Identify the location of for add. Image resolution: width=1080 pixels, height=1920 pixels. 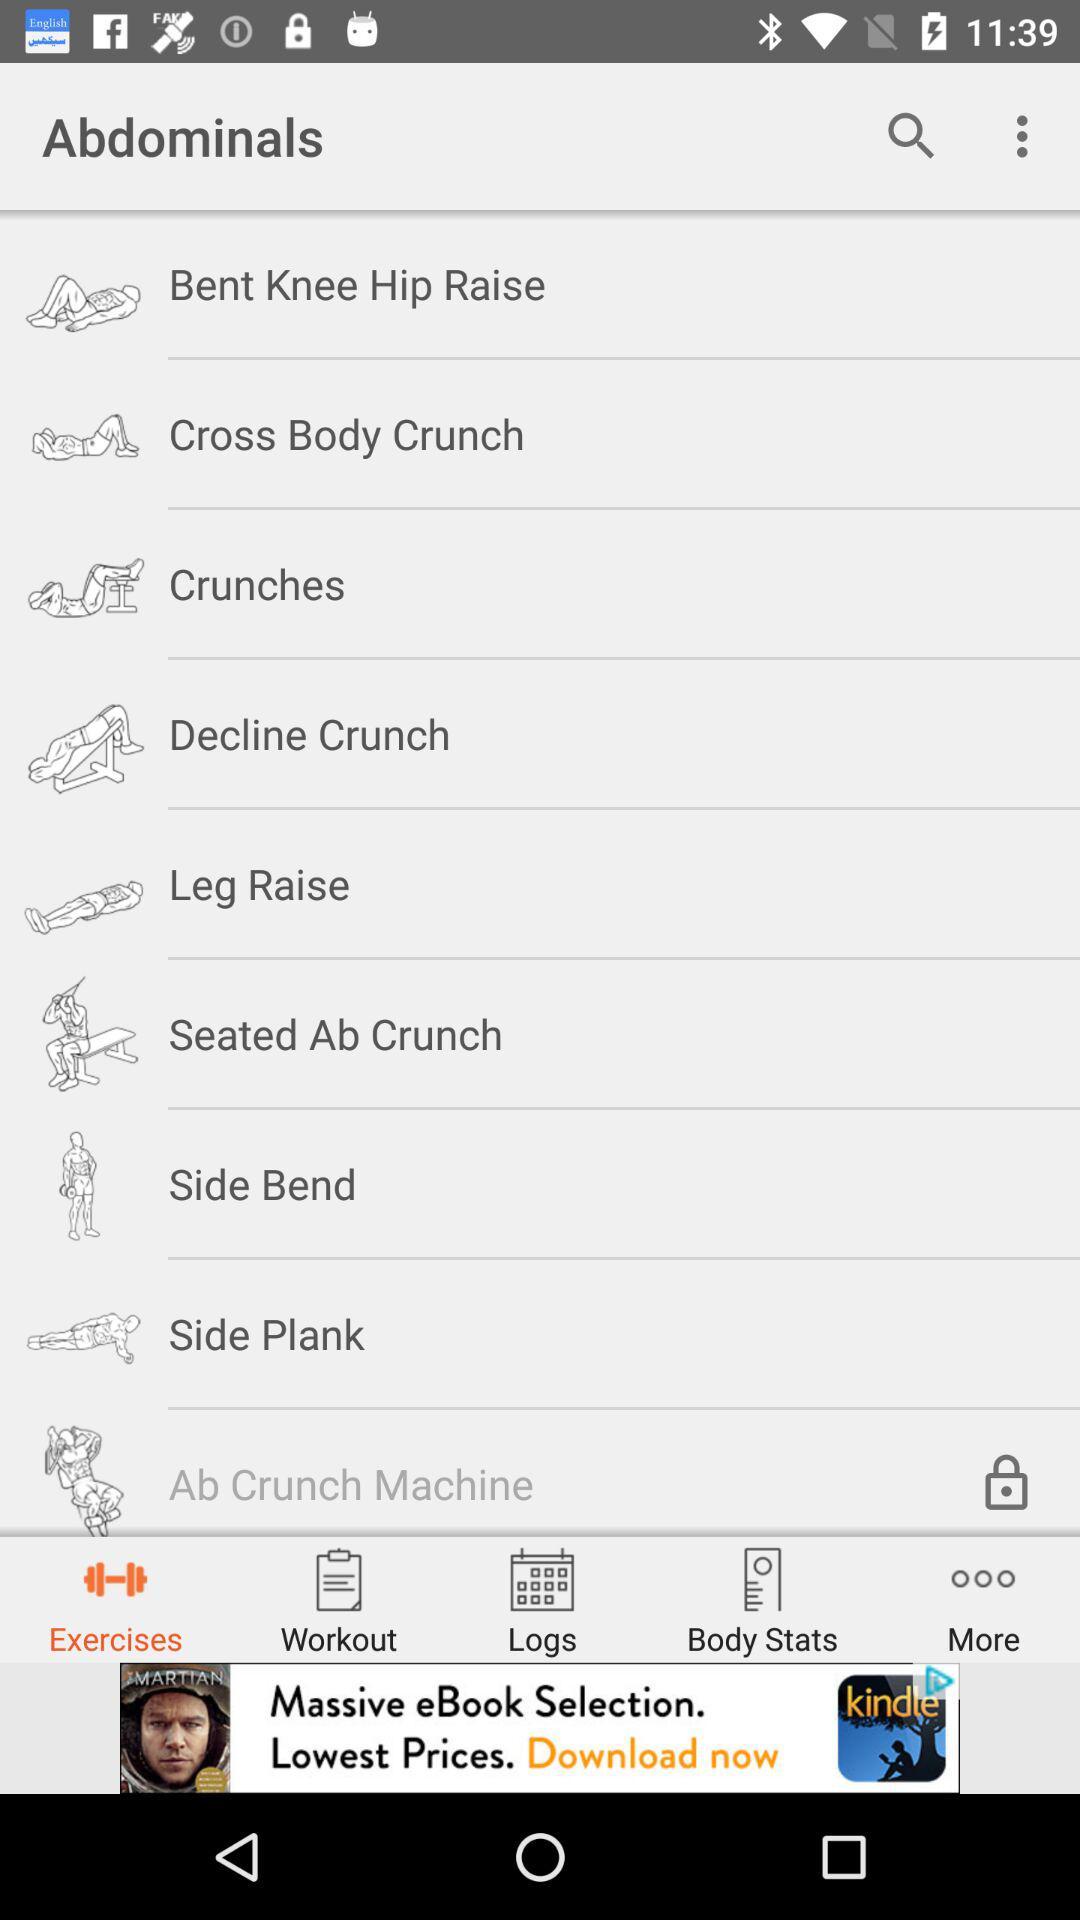
(540, 1727).